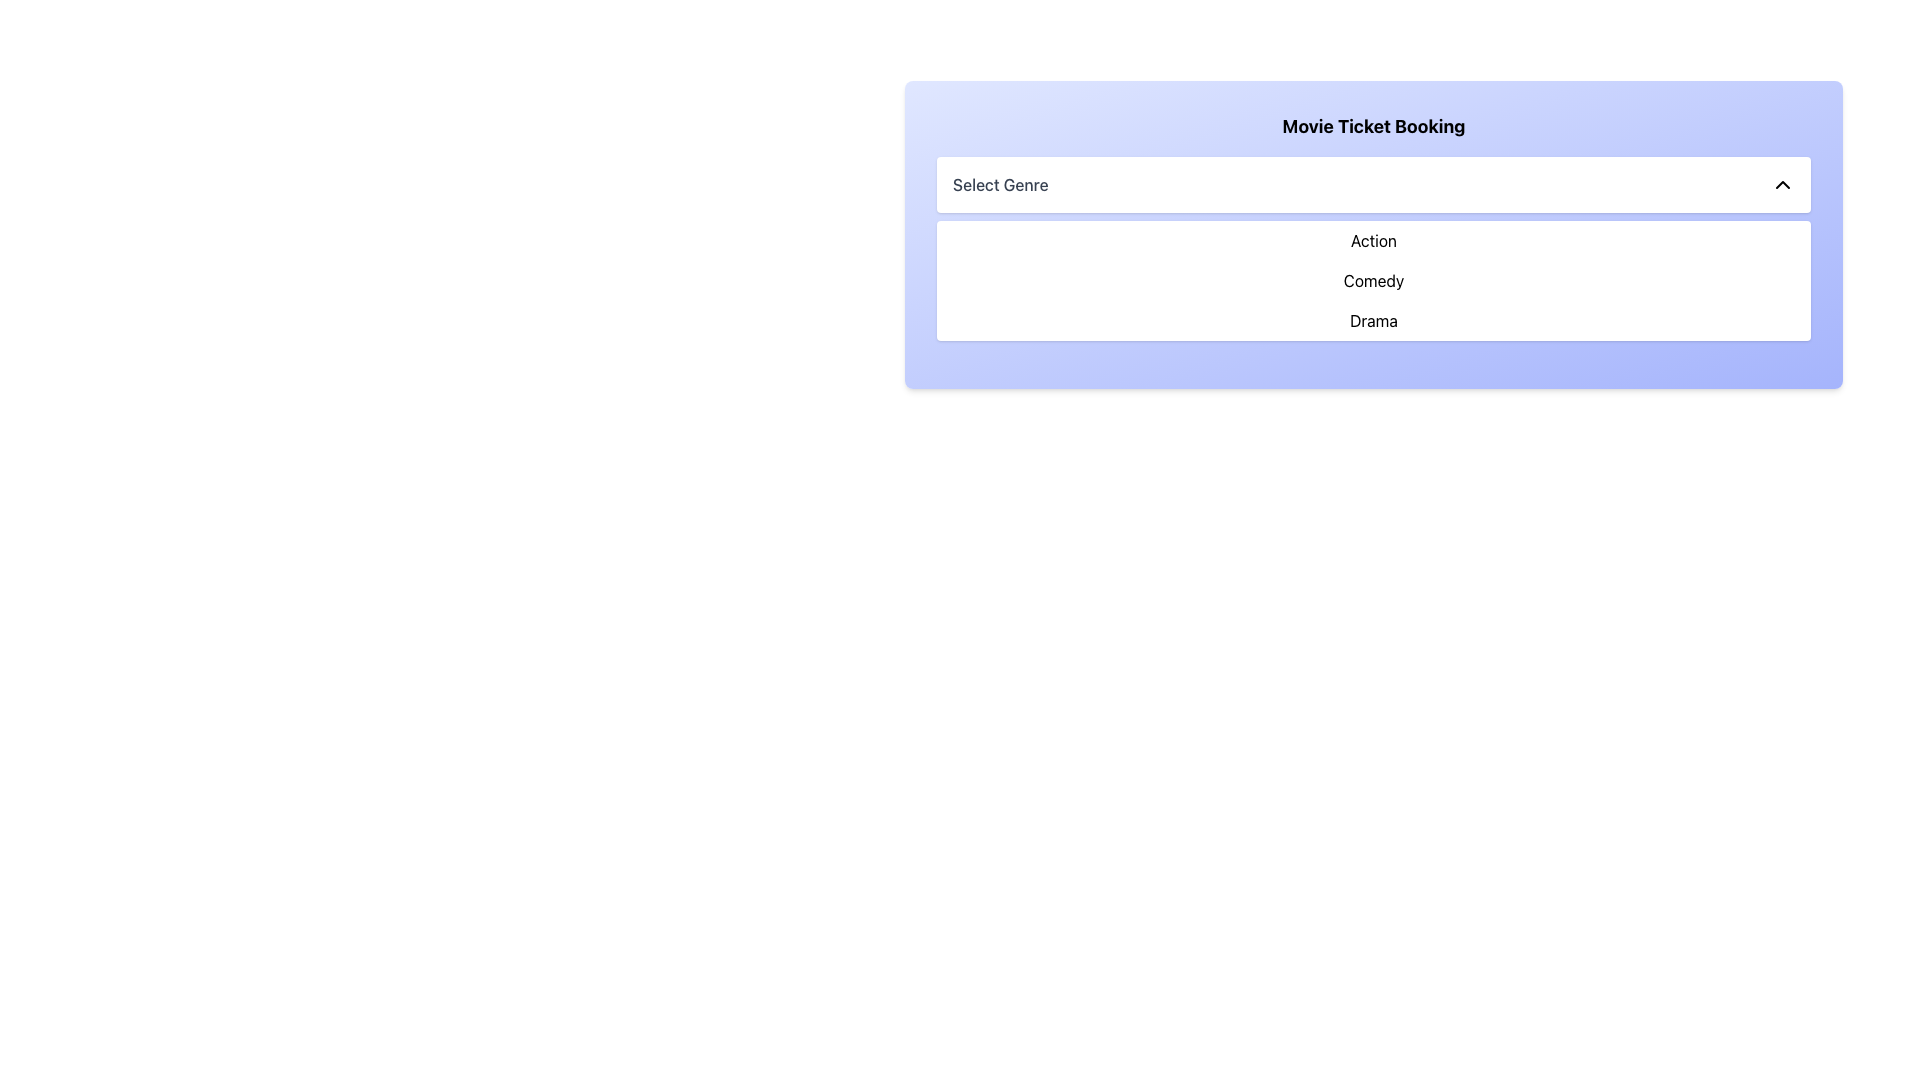 Image resolution: width=1920 pixels, height=1080 pixels. I want to click on the 'Drama' dropdown list item, which is the third item in the dropdown under 'Select Genre', so click(1372, 319).